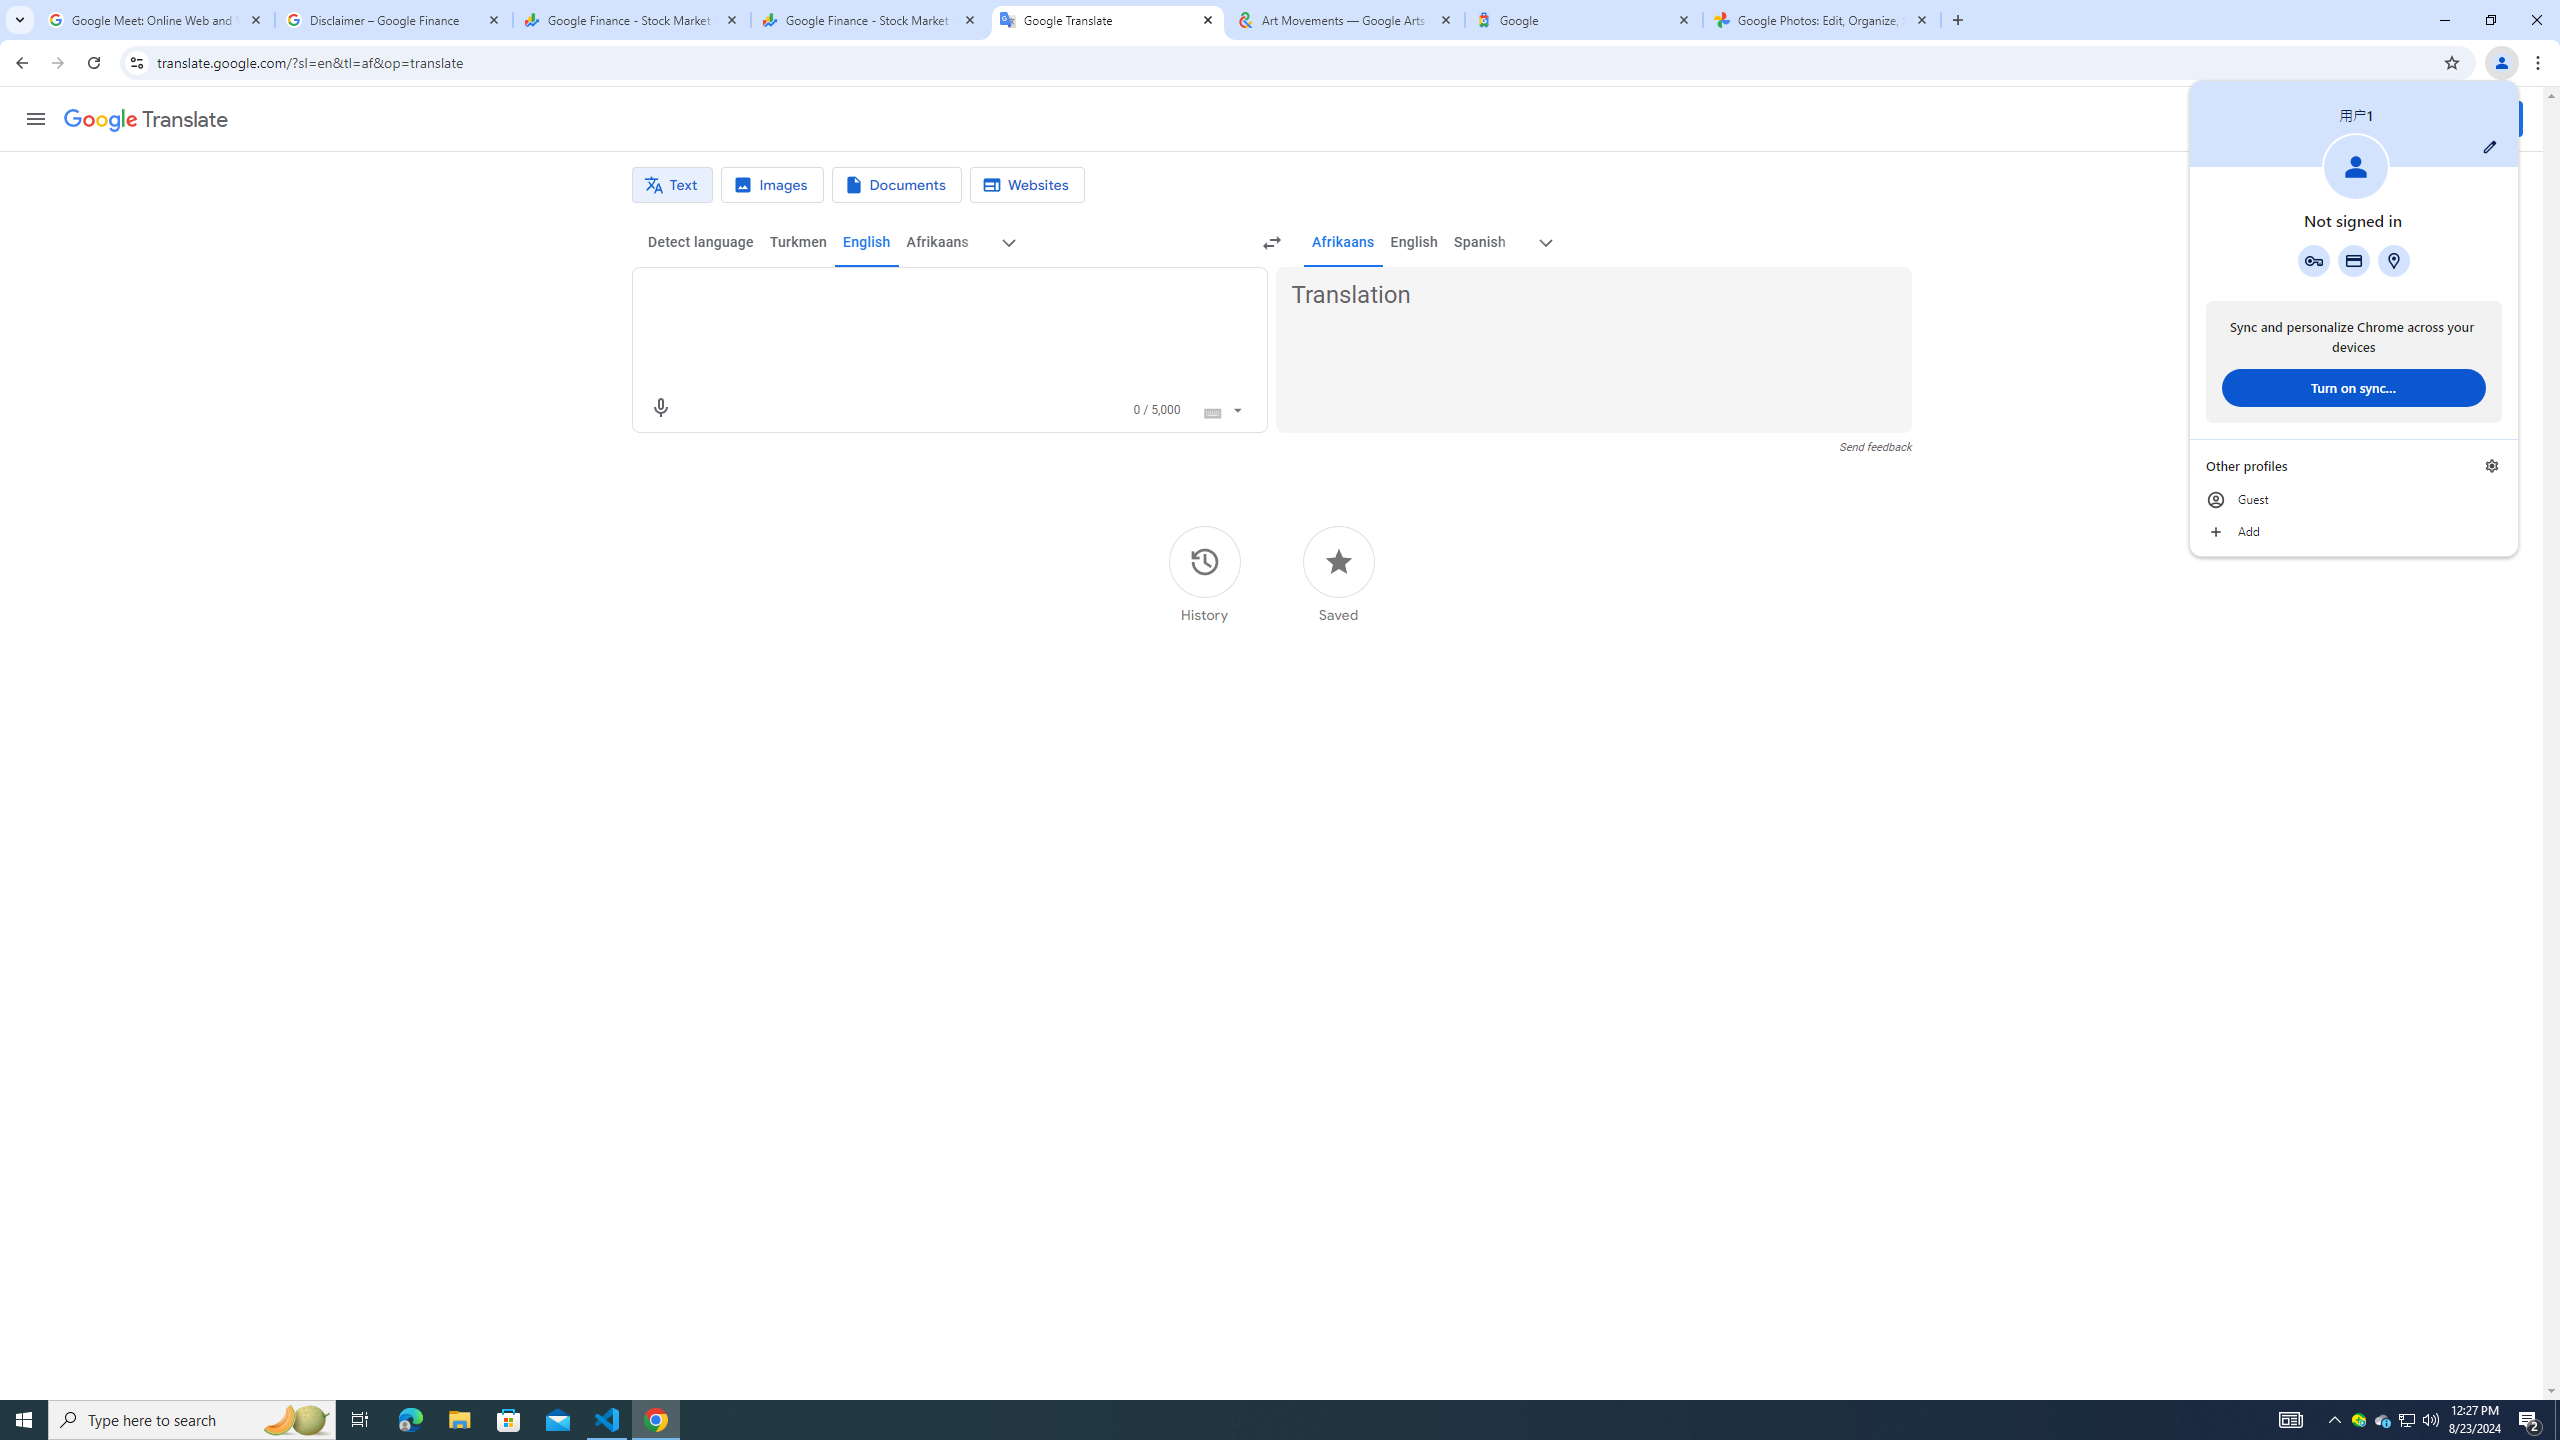  I want to click on 'Send feedback', so click(1875, 447).